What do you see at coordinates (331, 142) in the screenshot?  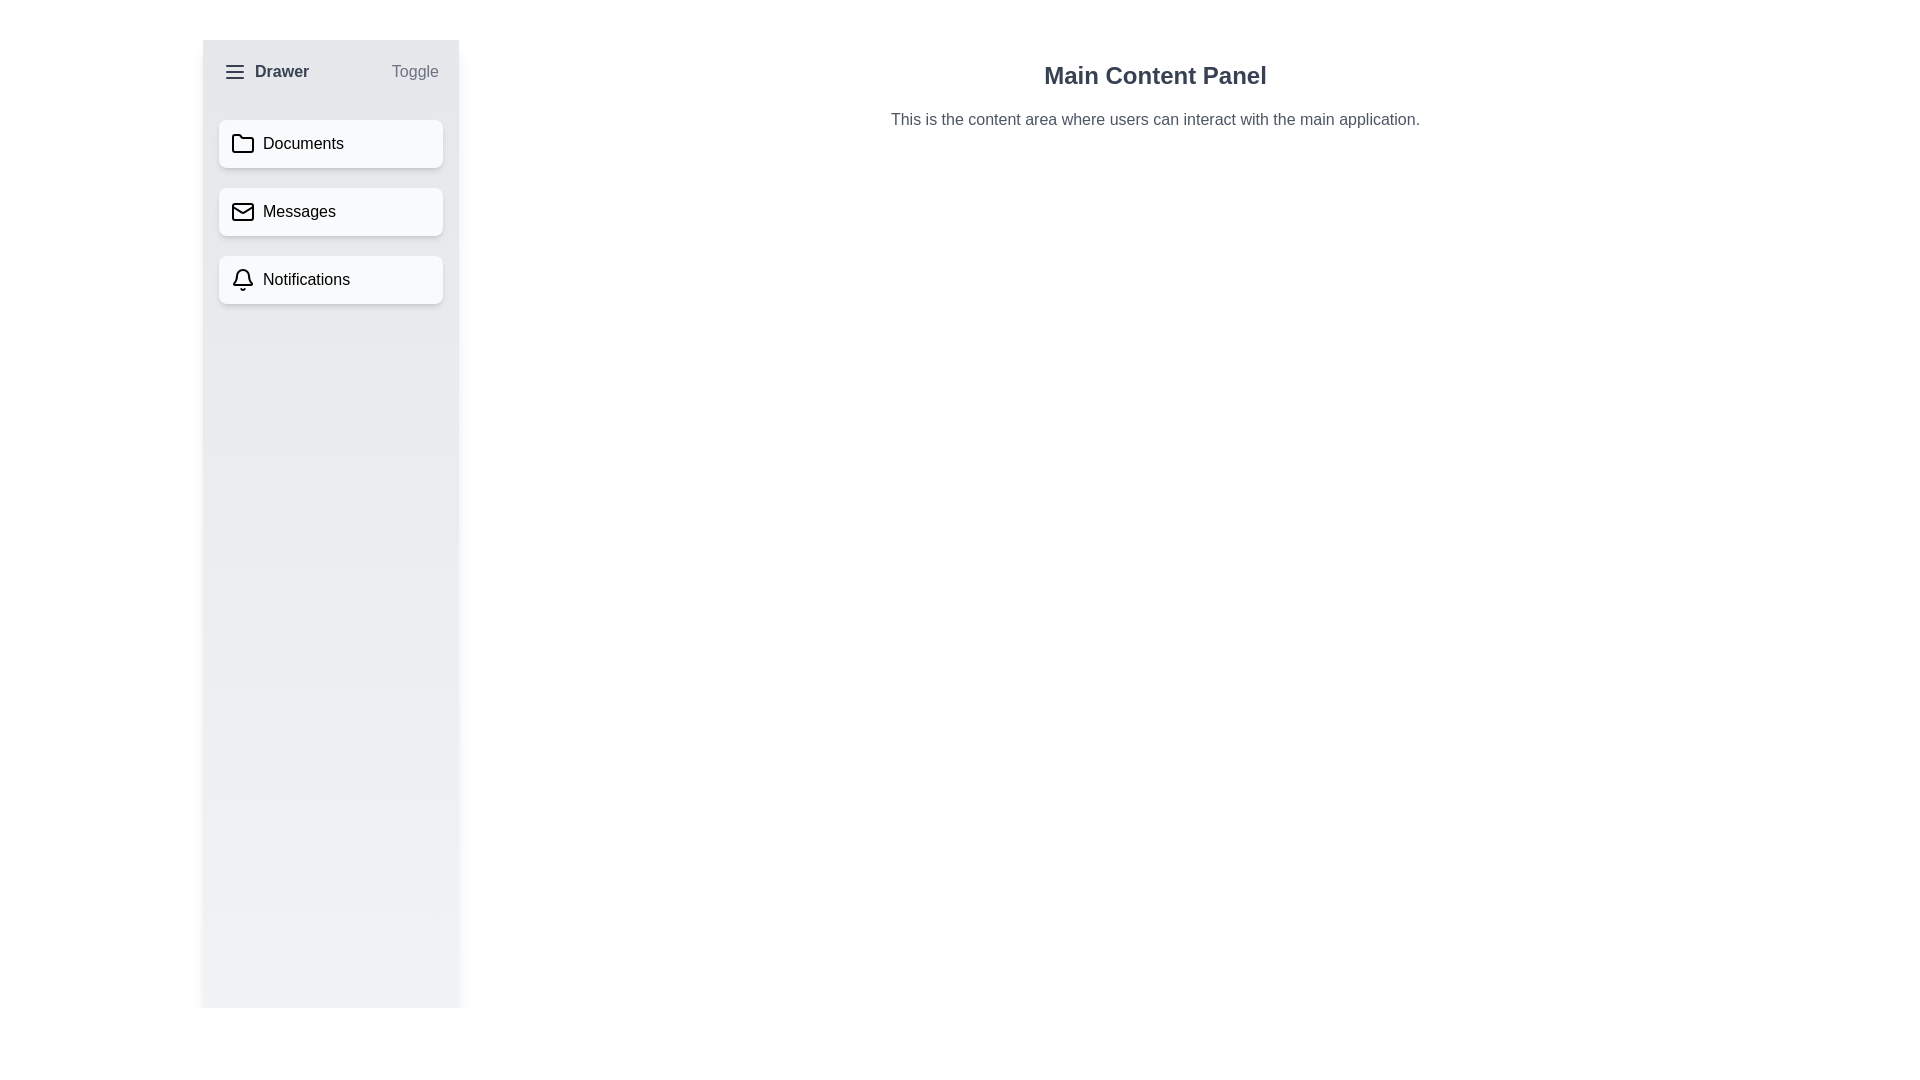 I see `the 'Documents' list item in the sidebar, which is the first item below the 'Drawer' header and features a folder icon with a light gray background` at bounding box center [331, 142].